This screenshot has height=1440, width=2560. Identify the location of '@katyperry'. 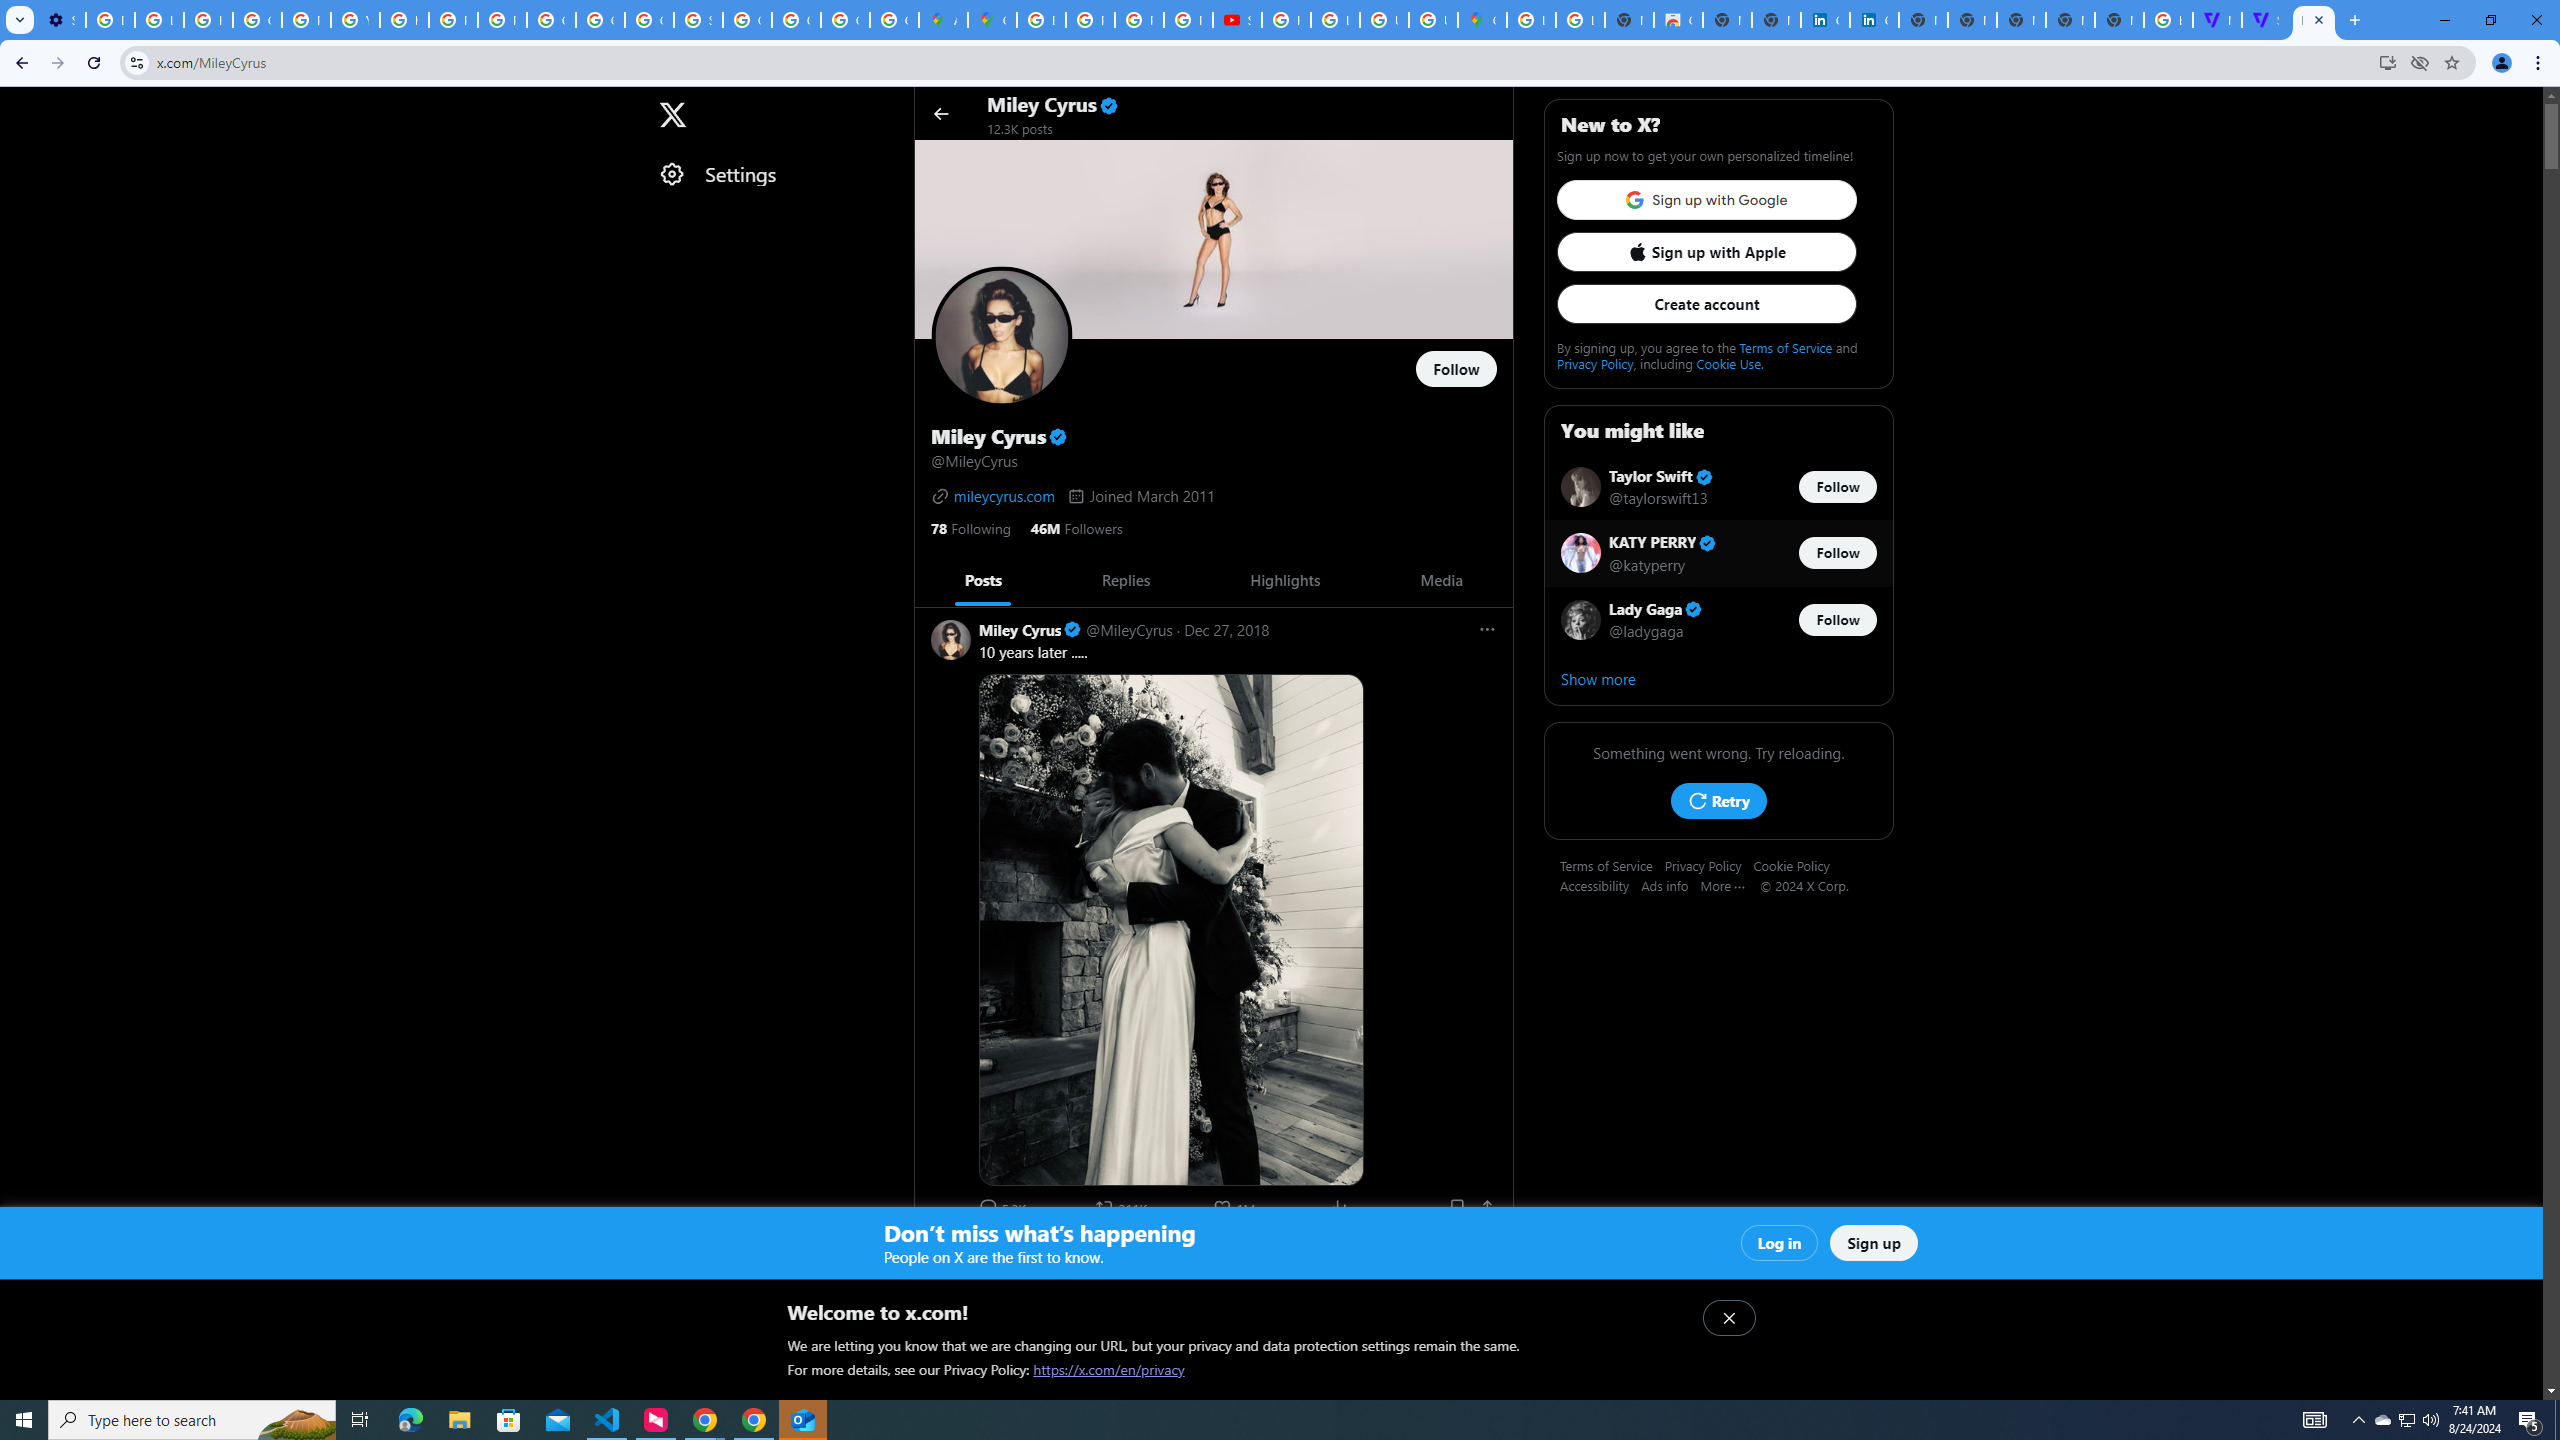
(1647, 563).